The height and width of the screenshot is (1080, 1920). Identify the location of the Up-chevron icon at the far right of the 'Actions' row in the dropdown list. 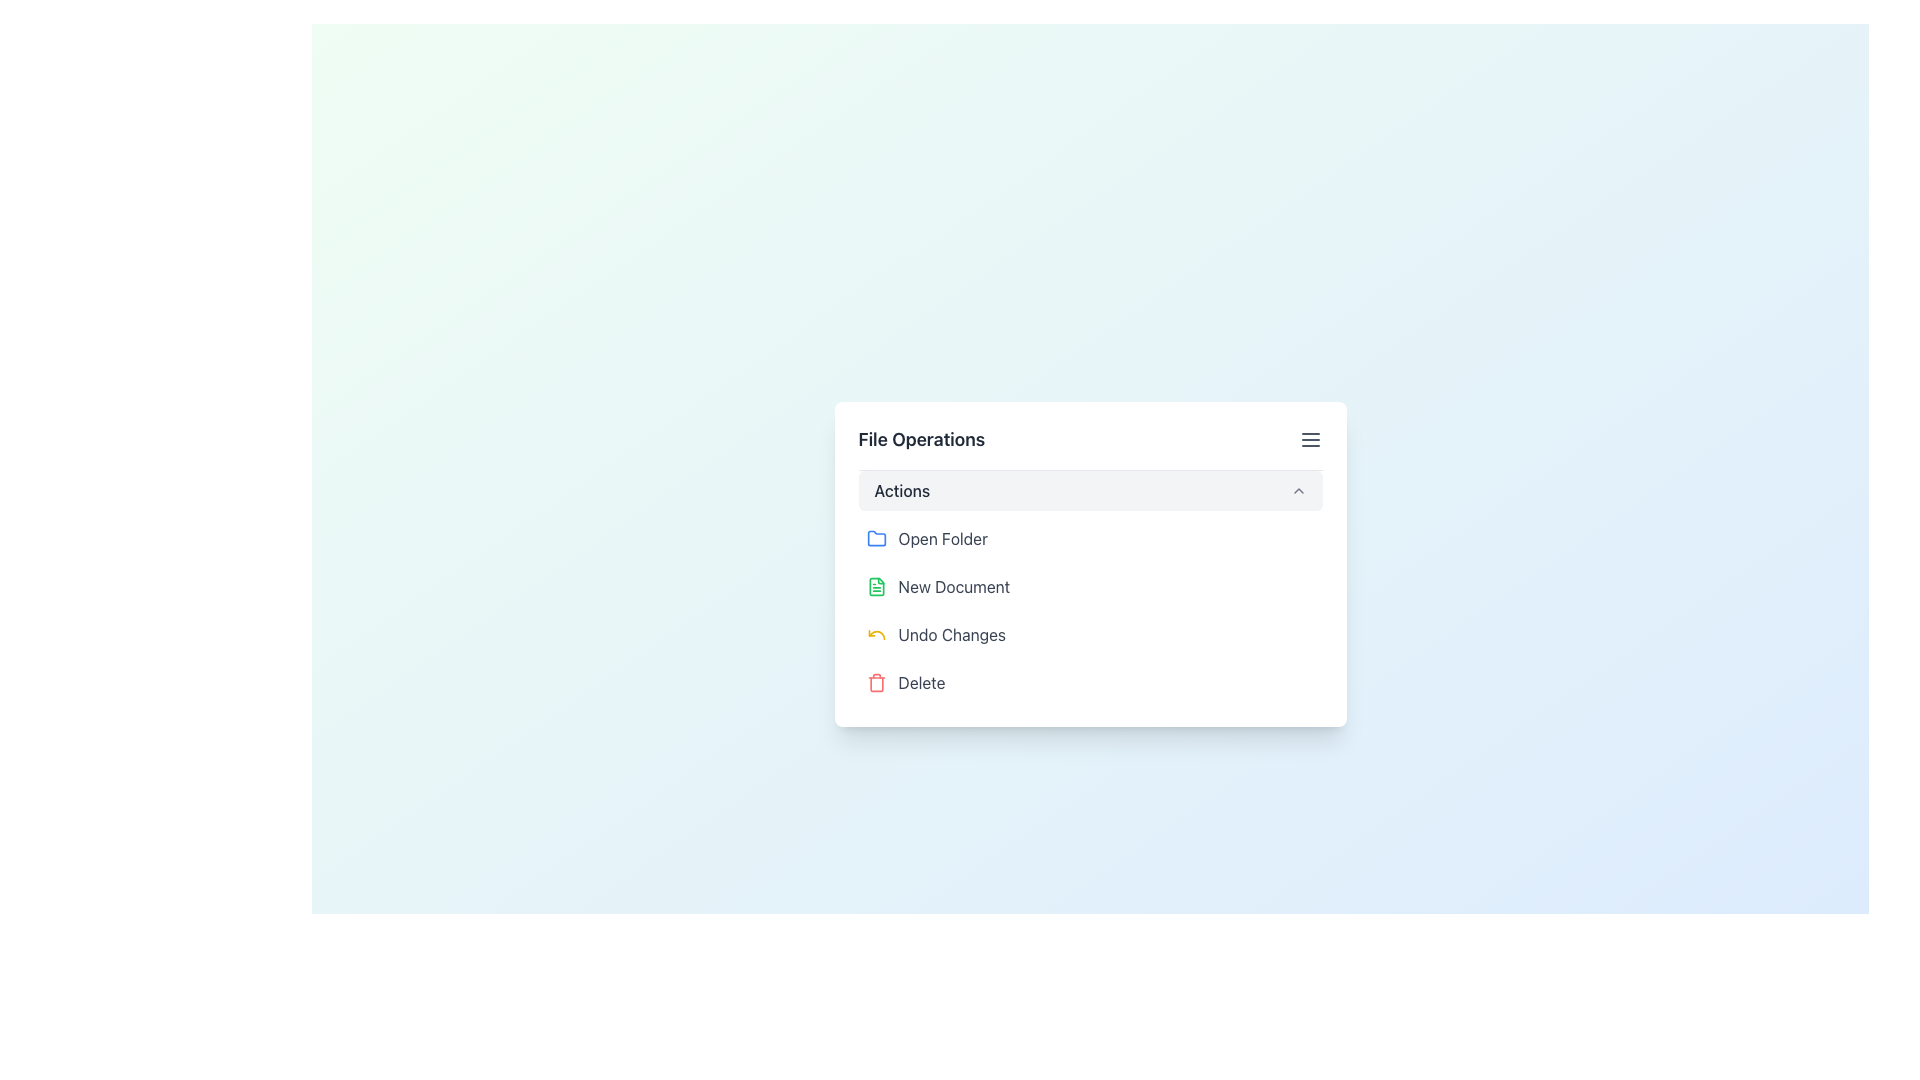
(1298, 490).